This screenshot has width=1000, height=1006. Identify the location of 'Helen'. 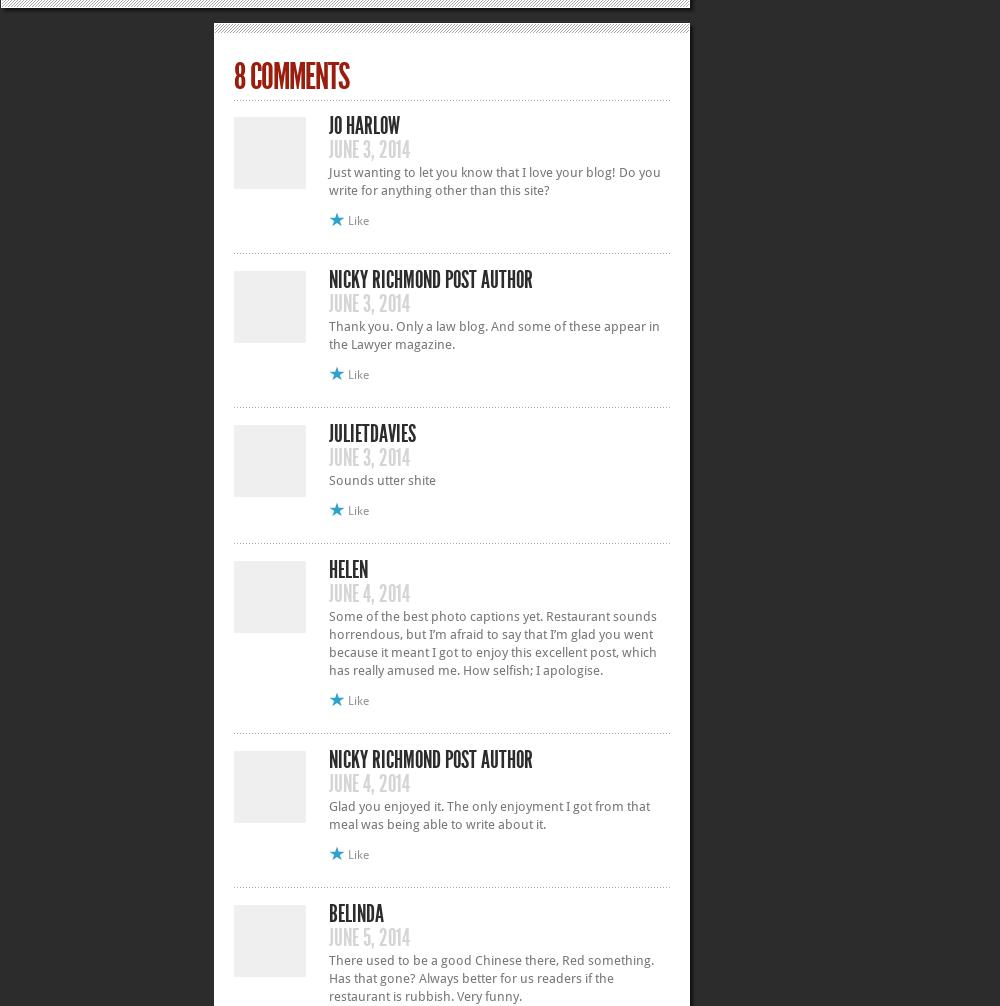
(347, 568).